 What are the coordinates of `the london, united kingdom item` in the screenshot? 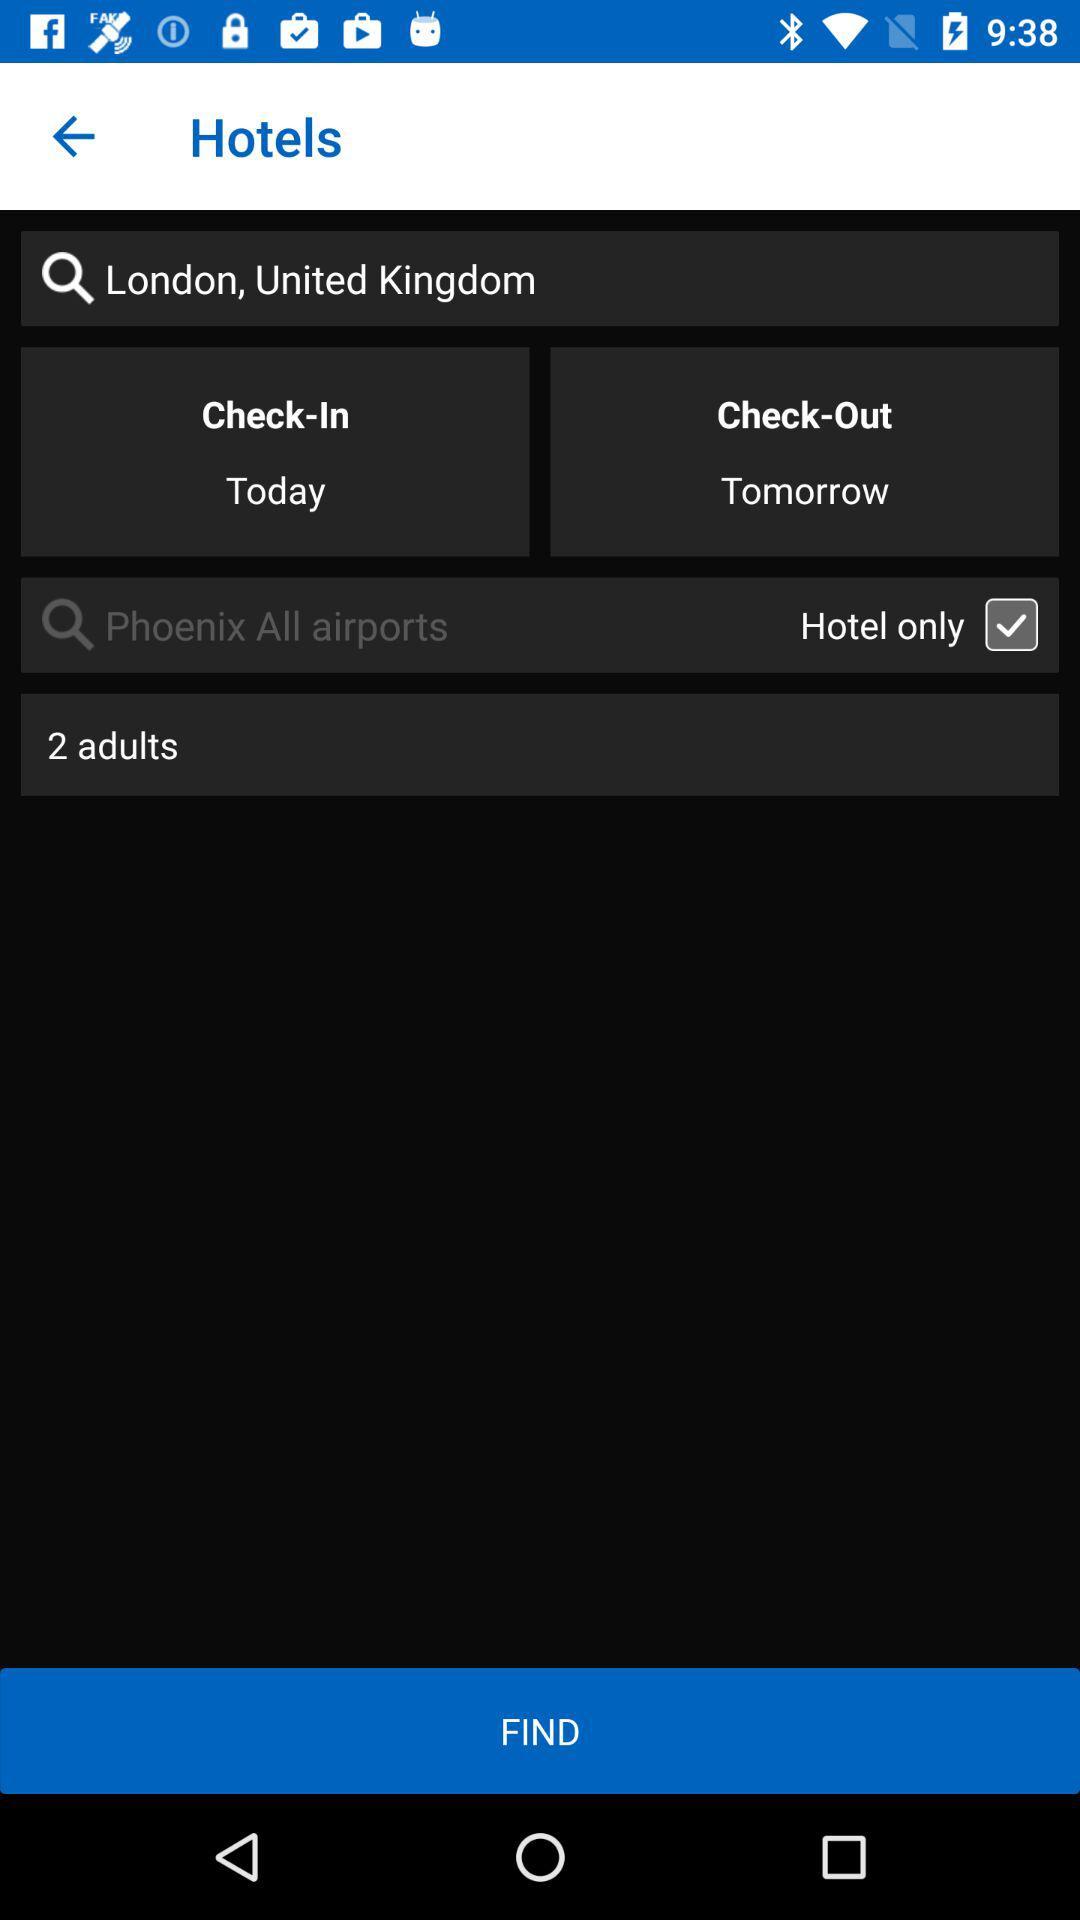 It's located at (540, 277).